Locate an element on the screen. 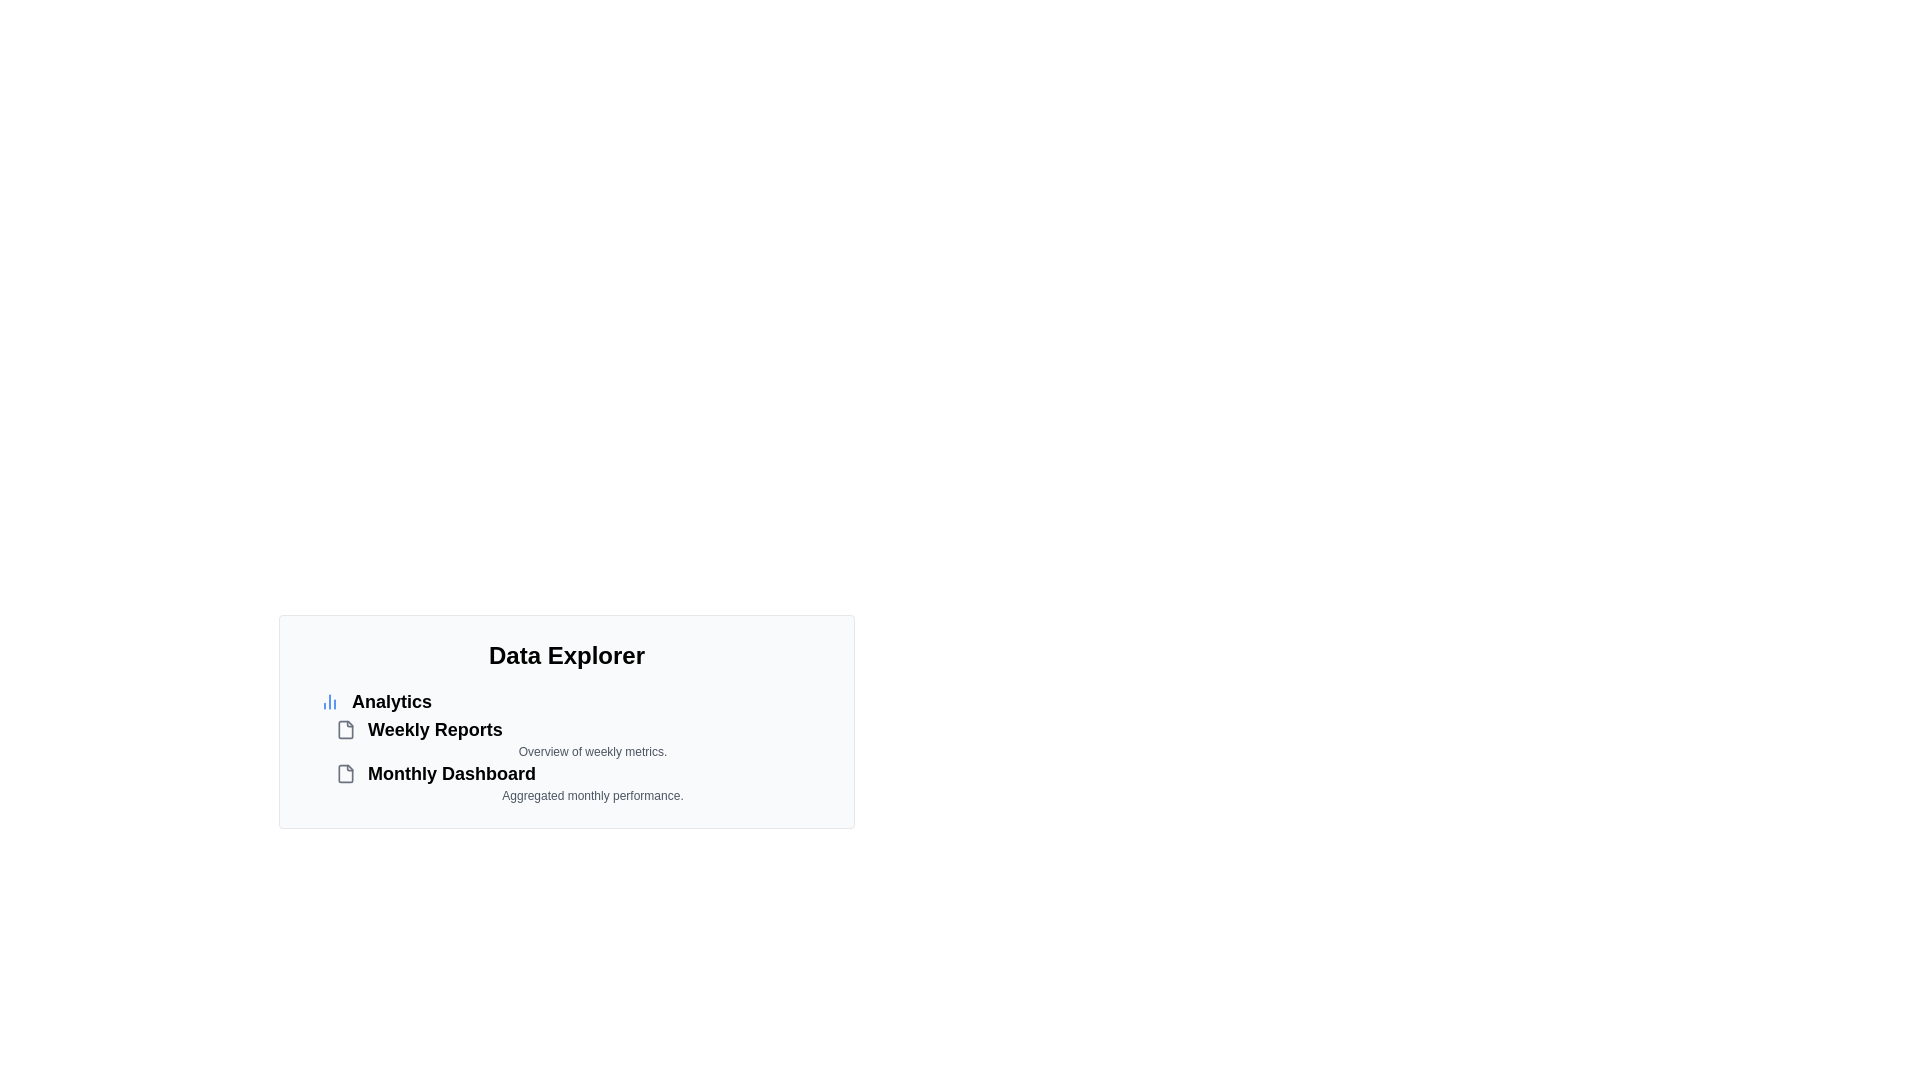  the second navigation link in the 'Analytics' section of the 'Data Explorer' menu is located at coordinates (581, 729).